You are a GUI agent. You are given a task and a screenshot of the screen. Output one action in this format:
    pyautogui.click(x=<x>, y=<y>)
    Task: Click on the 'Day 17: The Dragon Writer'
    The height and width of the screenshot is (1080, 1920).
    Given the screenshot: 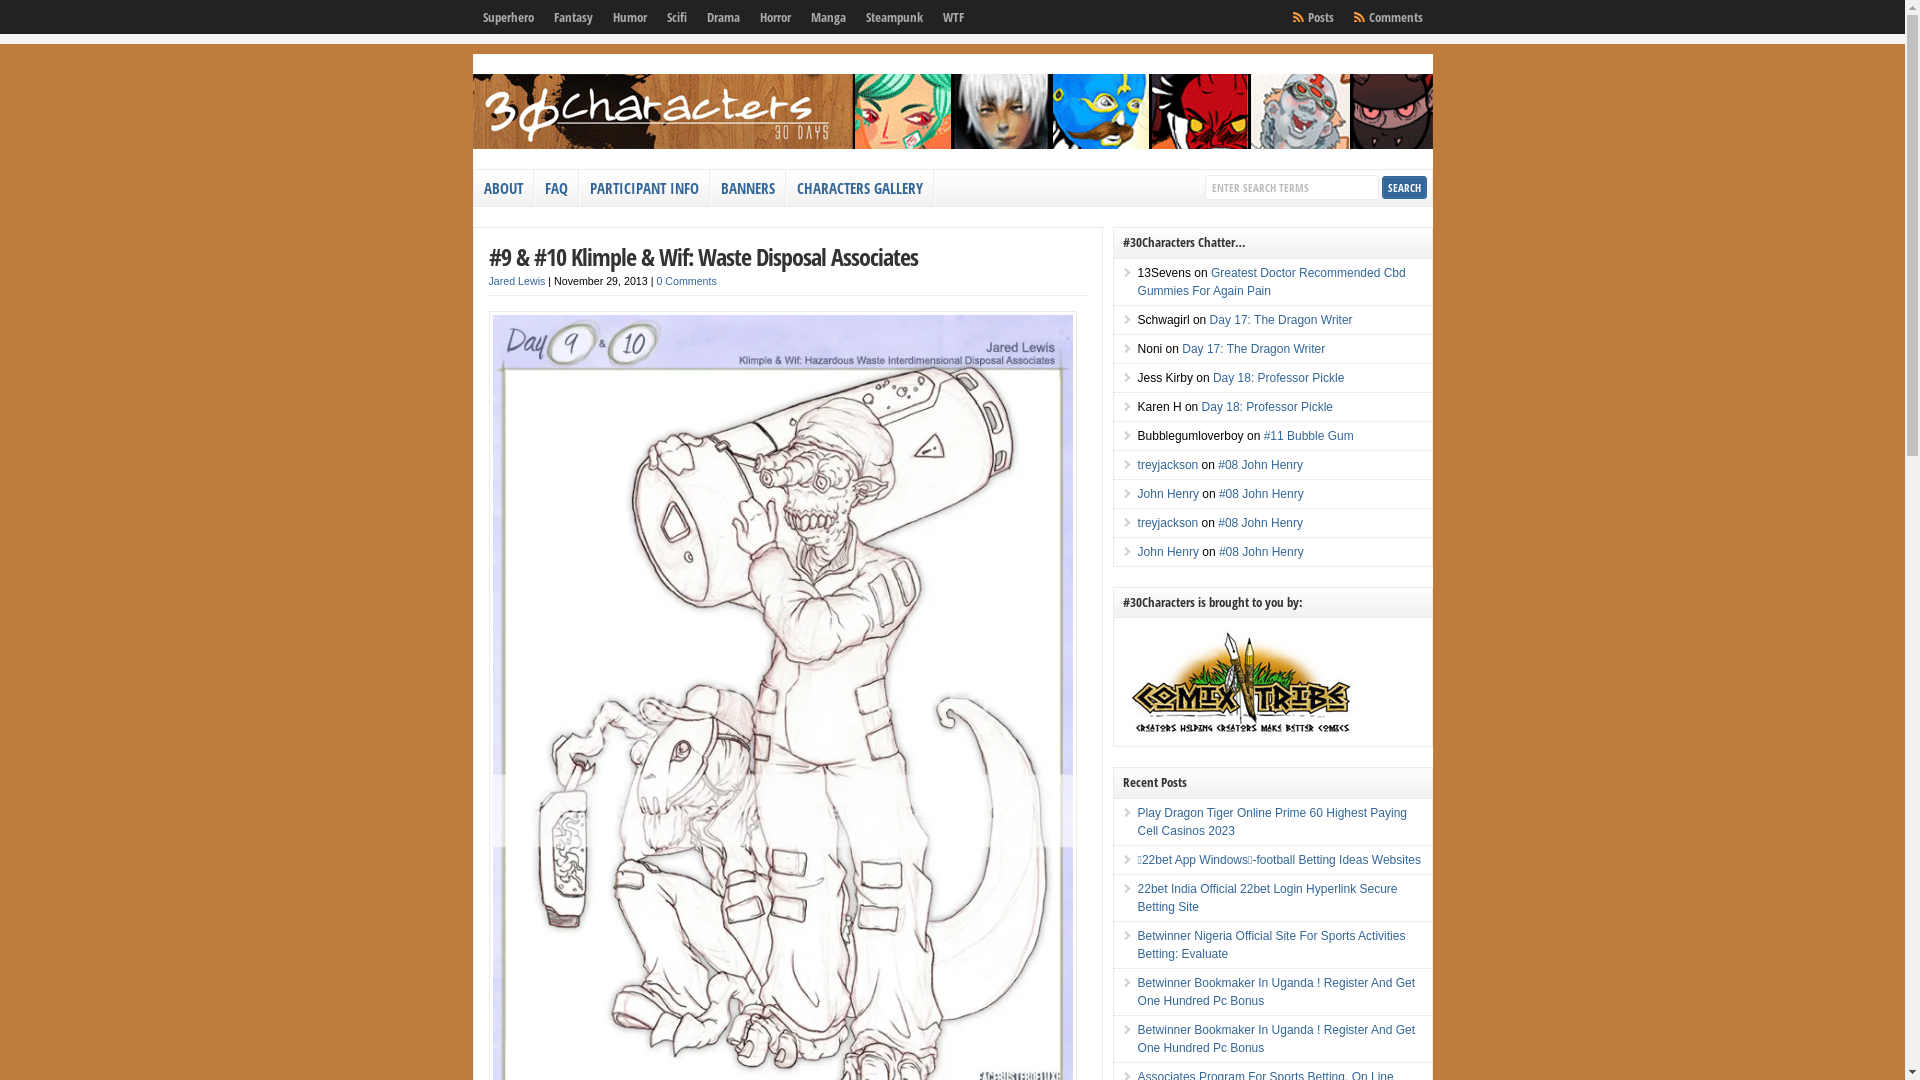 What is the action you would take?
    pyautogui.click(x=1252, y=347)
    